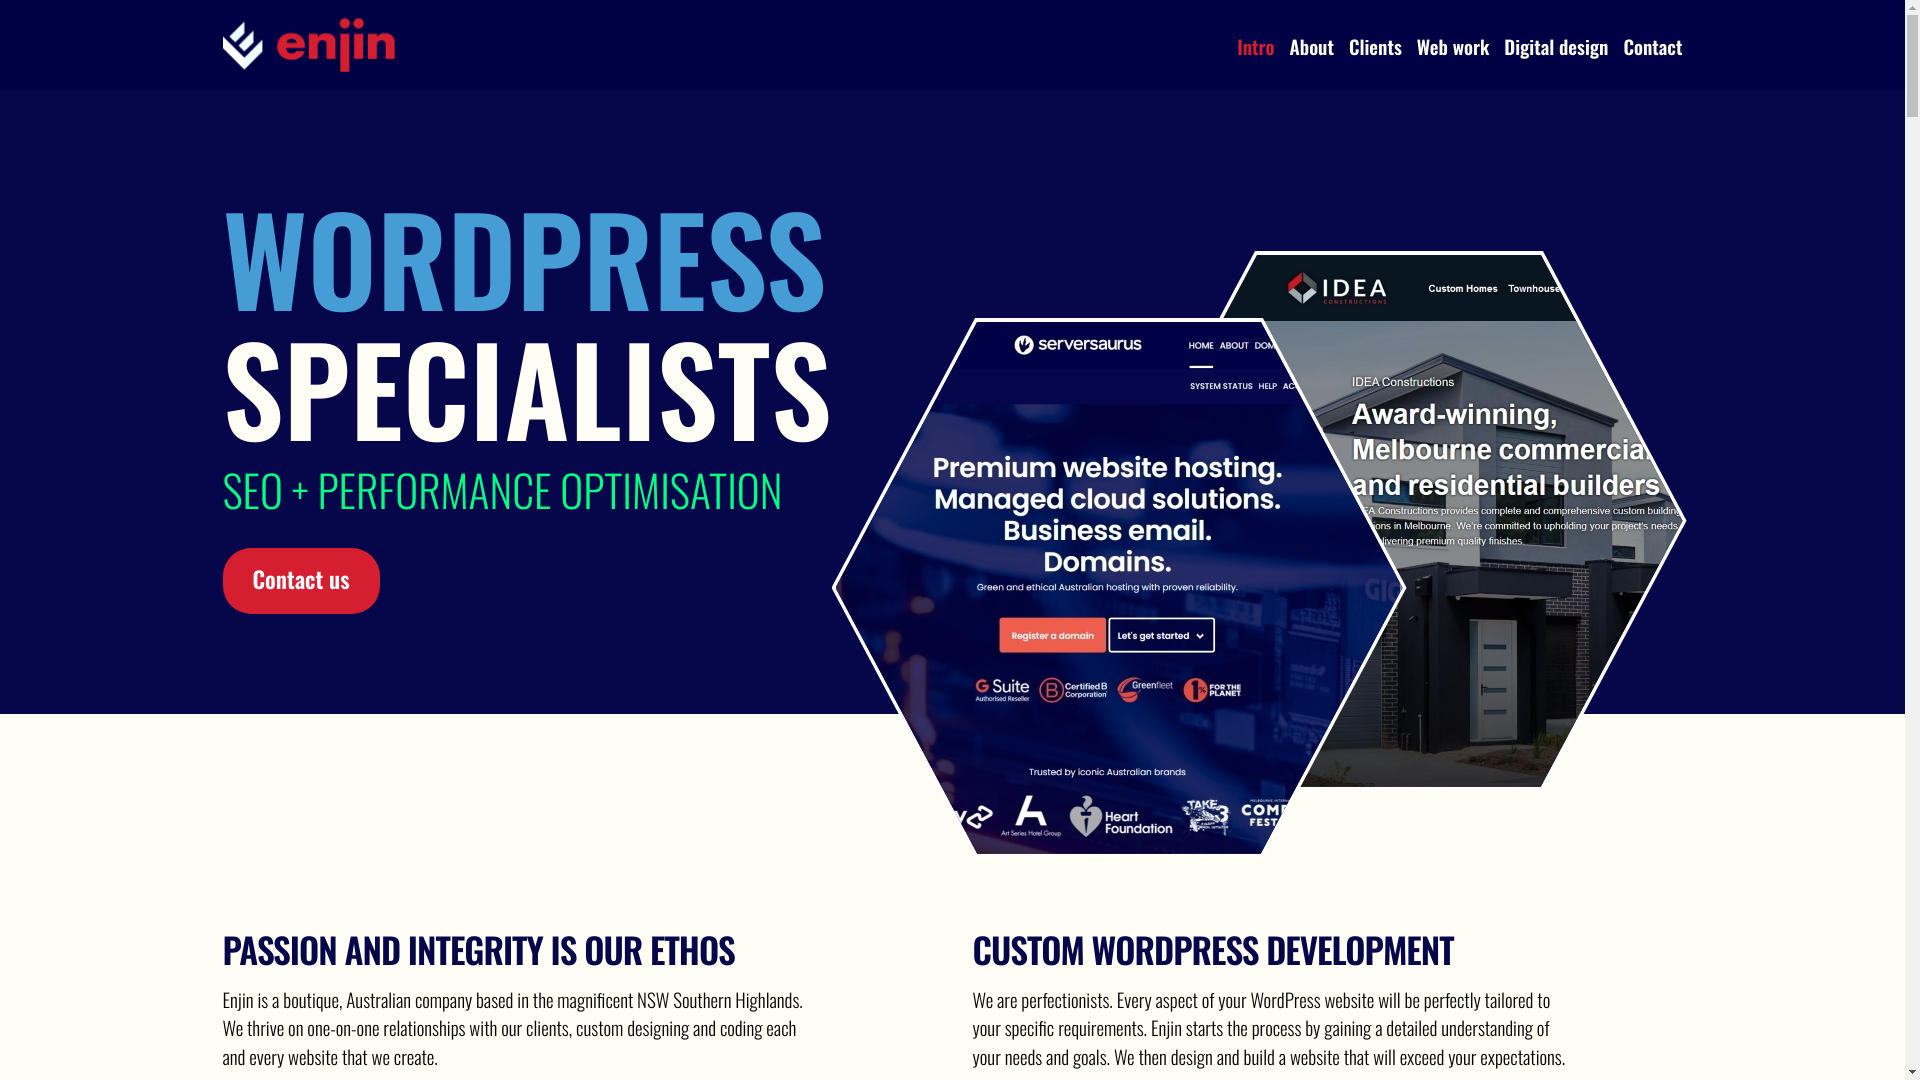  Describe the element at coordinates (1622, 46) in the screenshot. I see `'Contact'` at that location.